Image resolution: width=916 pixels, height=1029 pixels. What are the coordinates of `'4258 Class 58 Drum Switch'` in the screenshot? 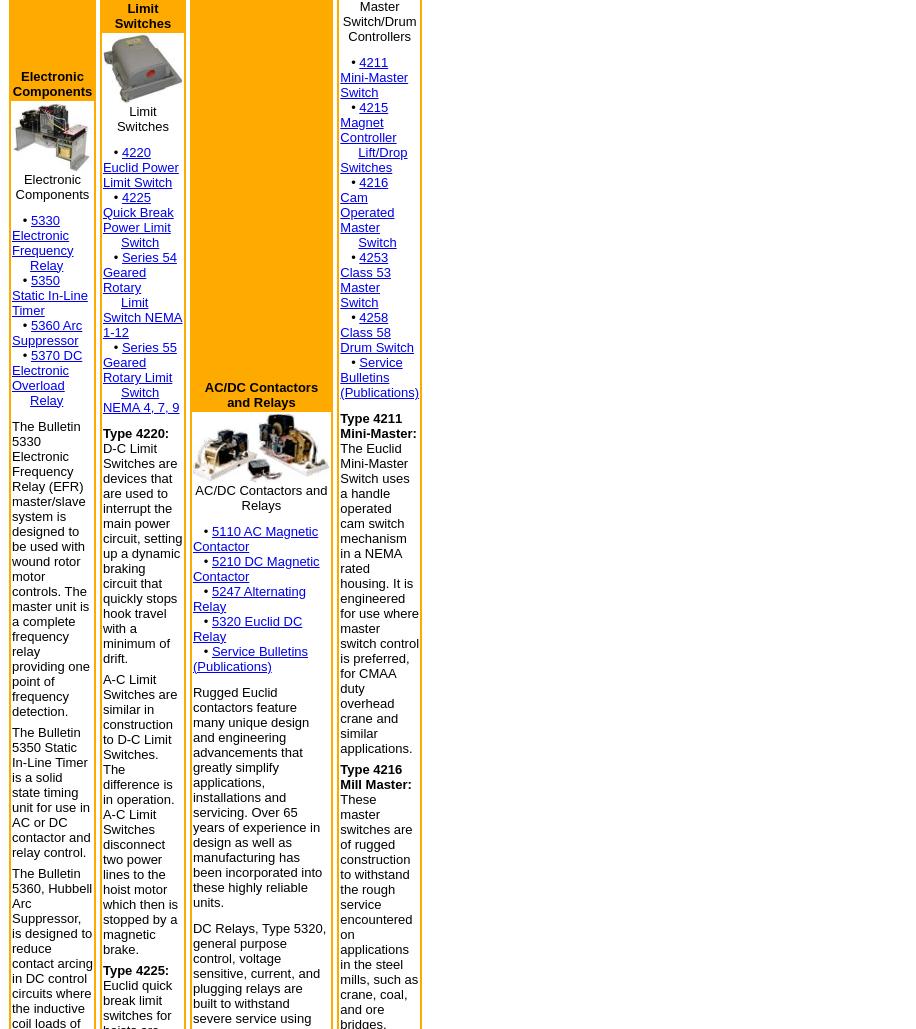 It's located at (376, 332).